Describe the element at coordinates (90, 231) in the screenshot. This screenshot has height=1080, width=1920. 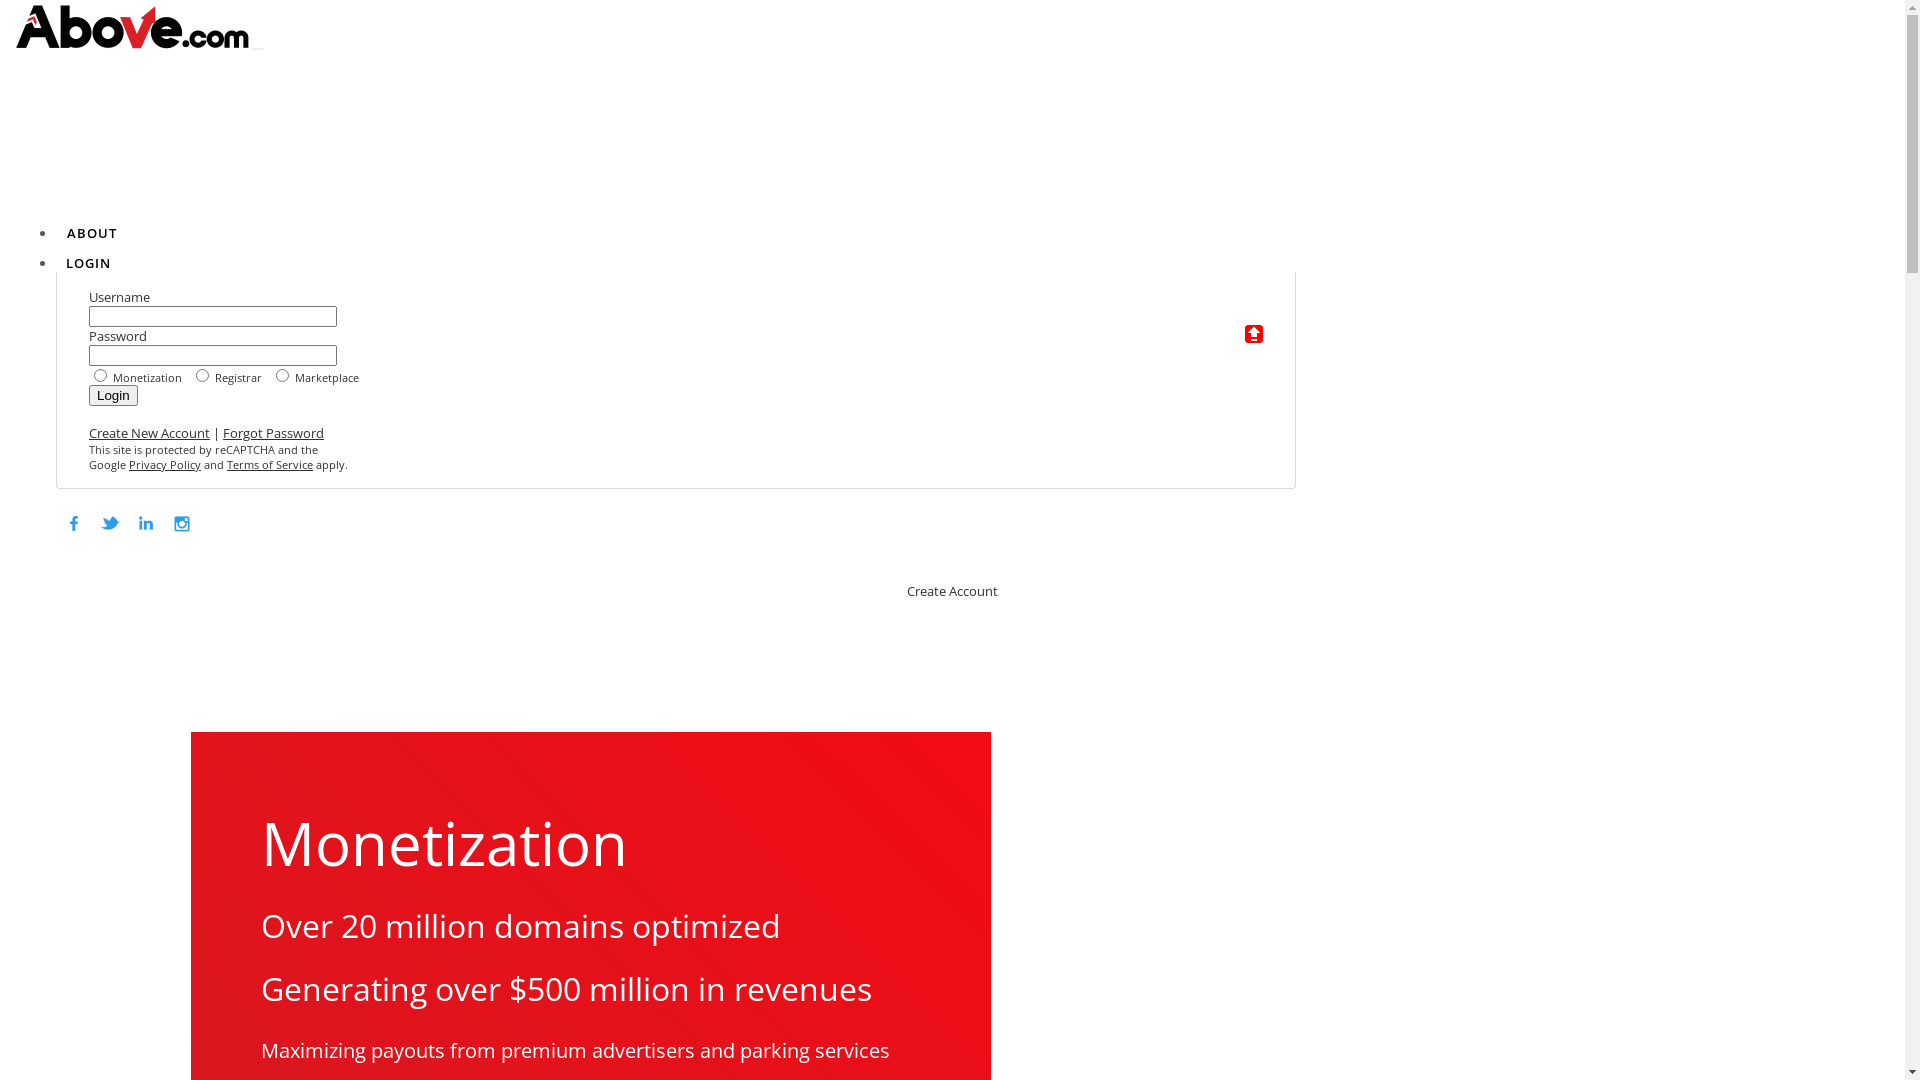
I see `'ABOUT'` at that location.